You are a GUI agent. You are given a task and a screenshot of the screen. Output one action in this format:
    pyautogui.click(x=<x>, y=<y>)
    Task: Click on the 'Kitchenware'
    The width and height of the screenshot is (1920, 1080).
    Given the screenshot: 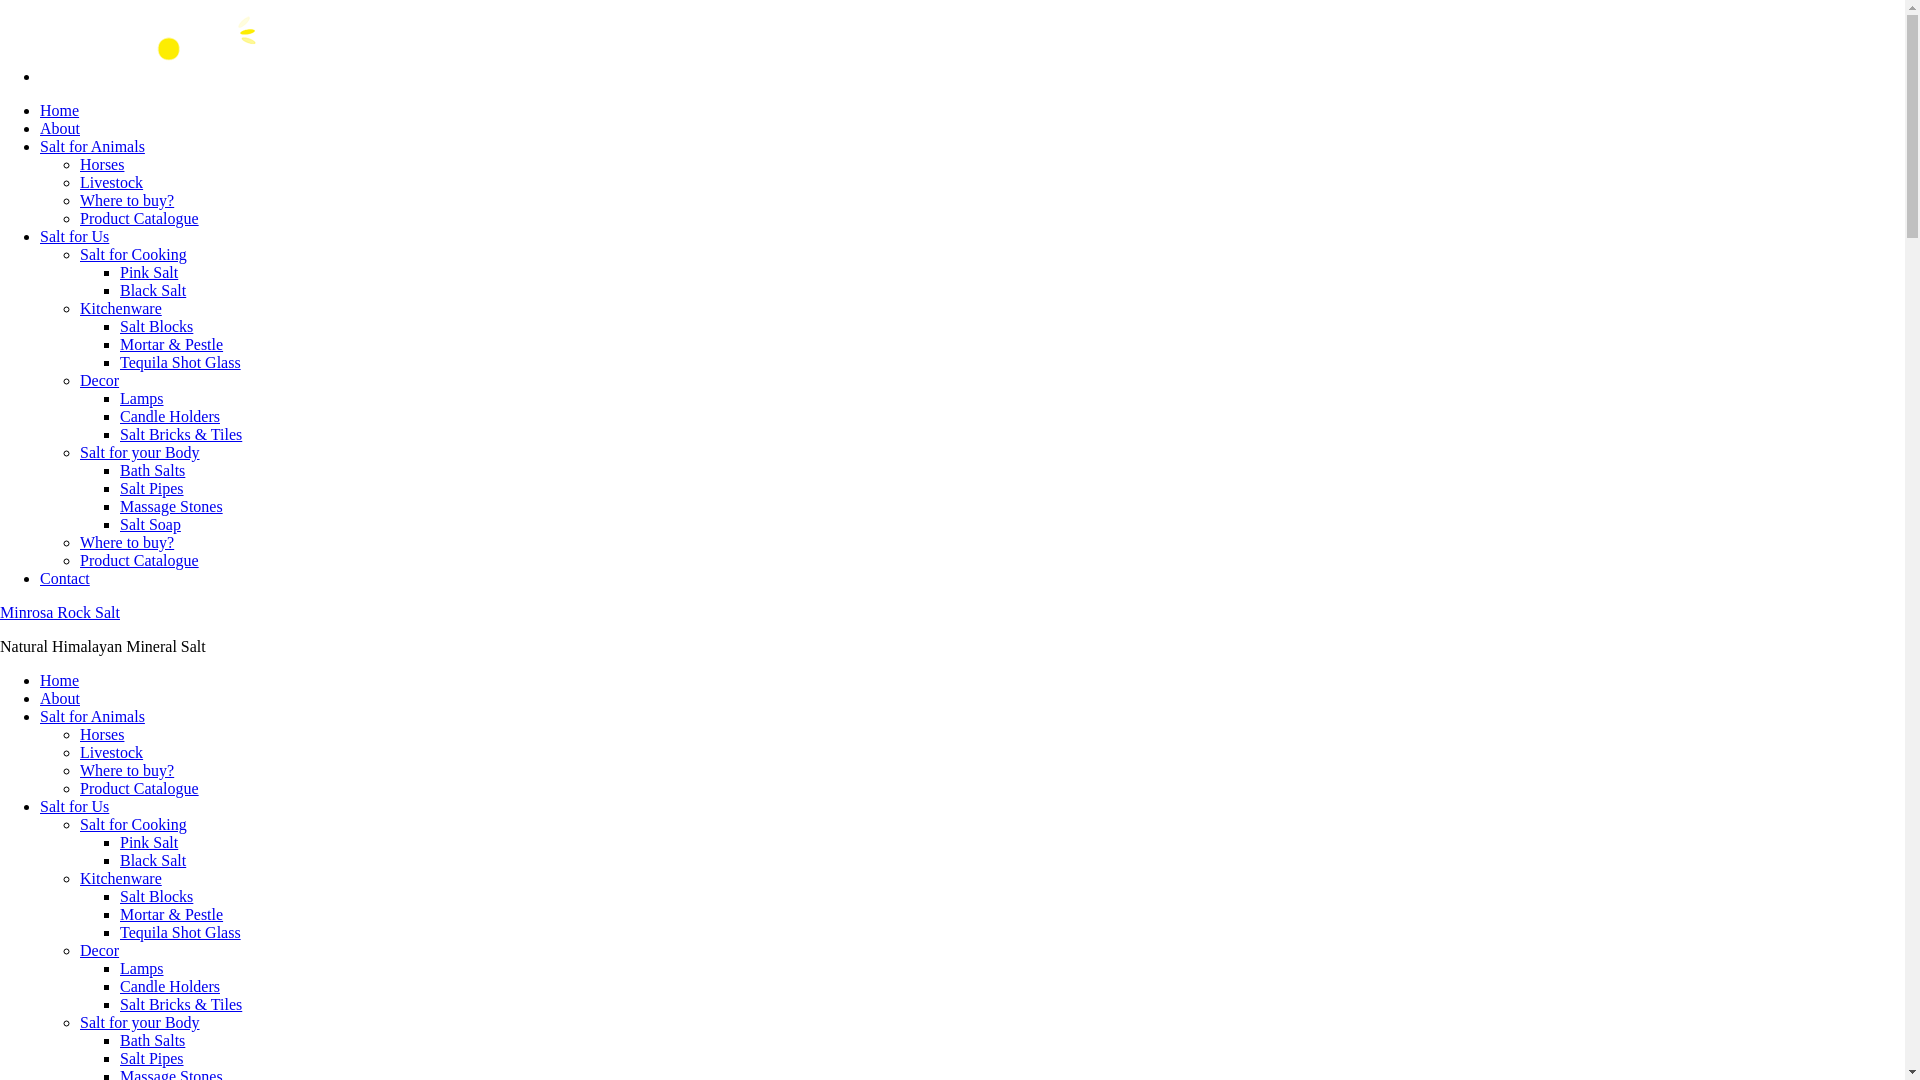 What is the action you would take?
    pyautogui.click(x=119, y=308)
    